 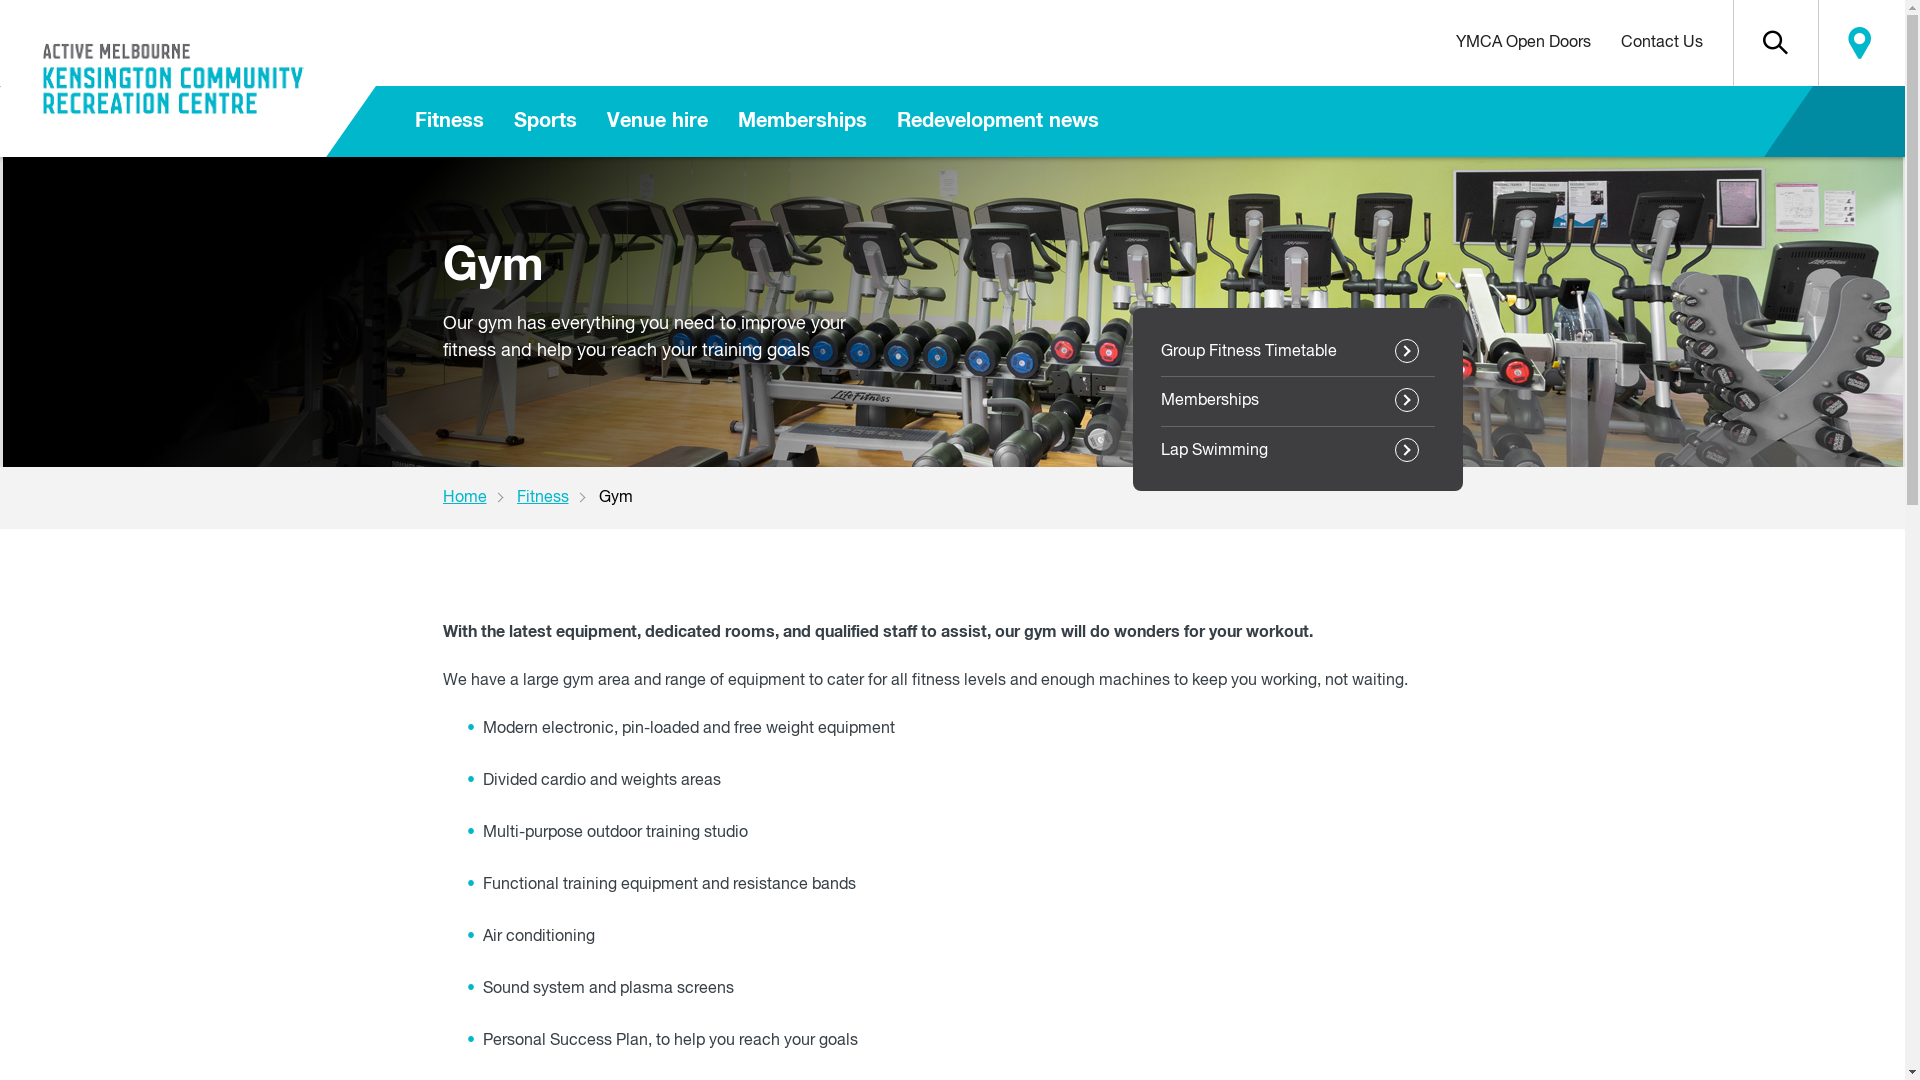 I want to click on 'Redevelopment news', so click(x=998, y=121).